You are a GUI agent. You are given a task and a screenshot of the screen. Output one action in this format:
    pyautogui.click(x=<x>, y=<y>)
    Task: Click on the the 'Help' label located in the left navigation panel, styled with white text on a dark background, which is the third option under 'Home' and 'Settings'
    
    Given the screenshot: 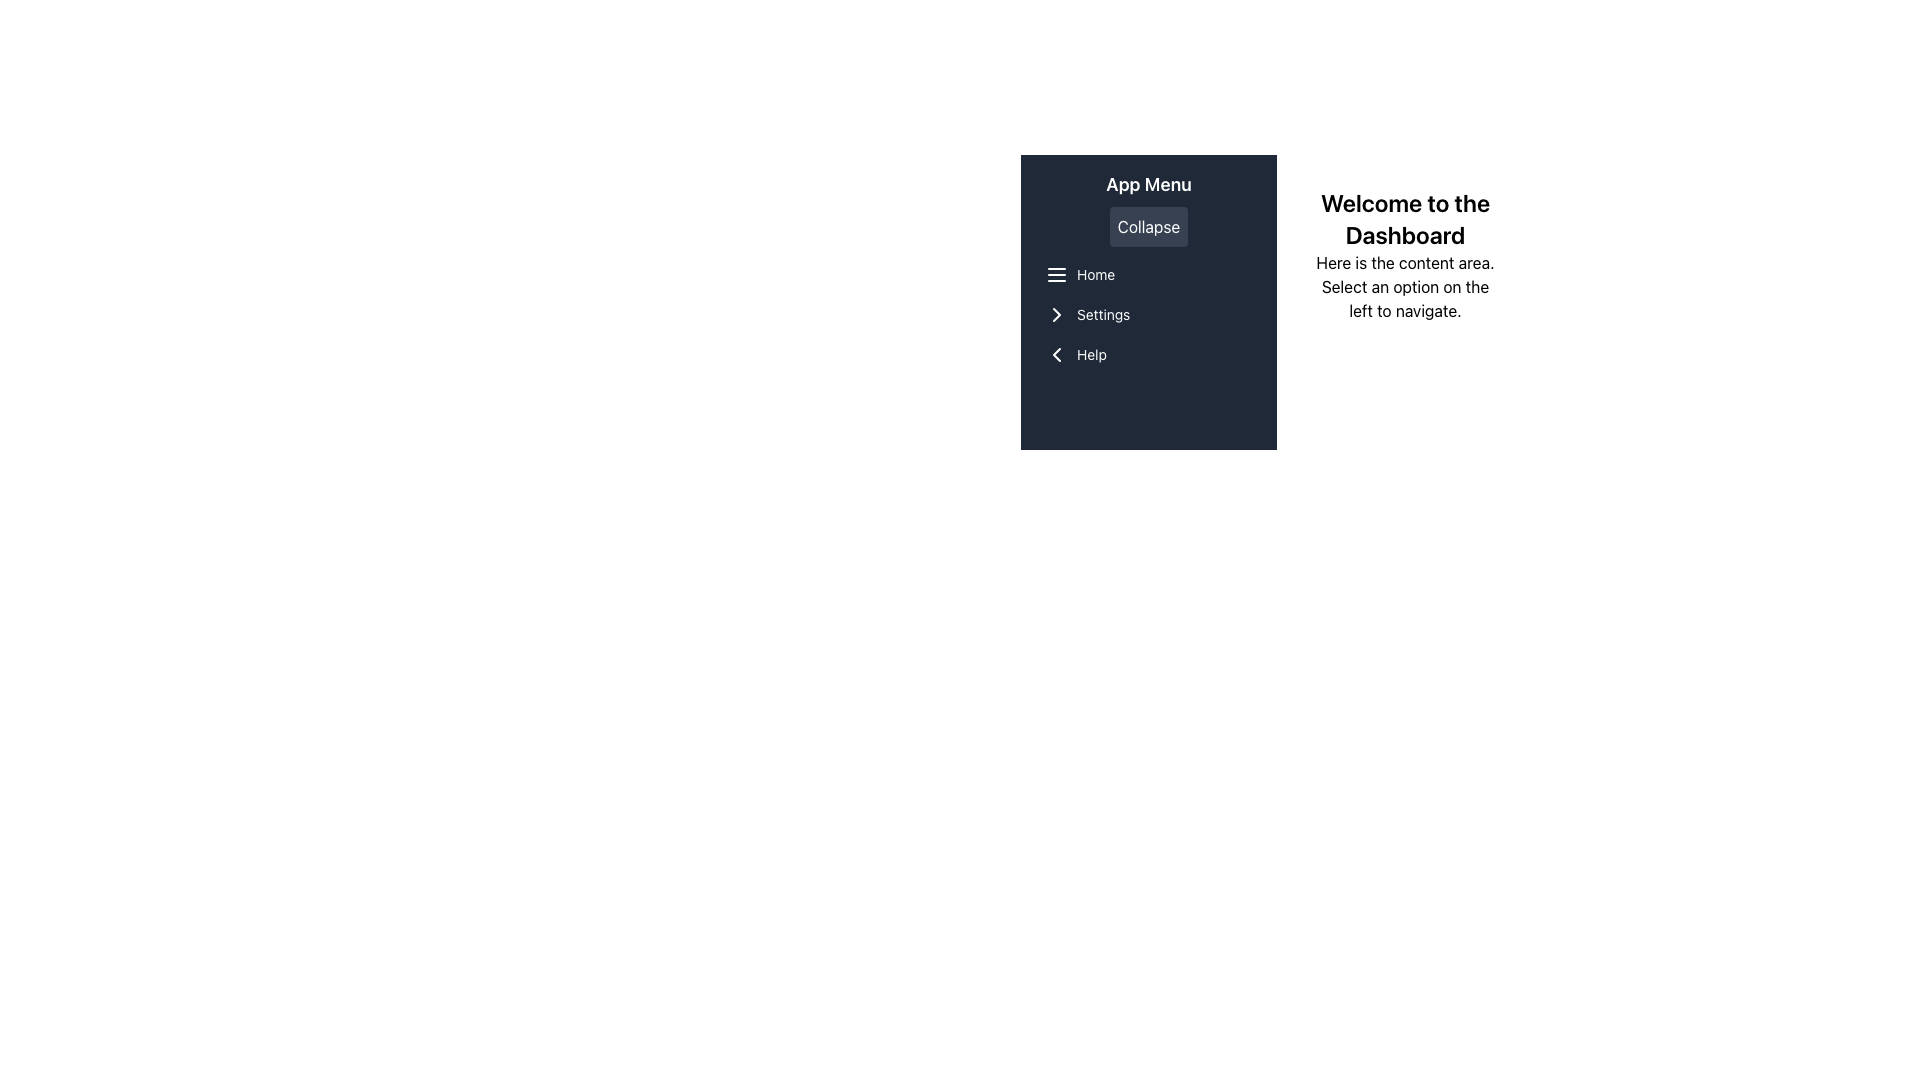 What is the action you would take?
    pyautogui.click(x=1090, y=353)
    